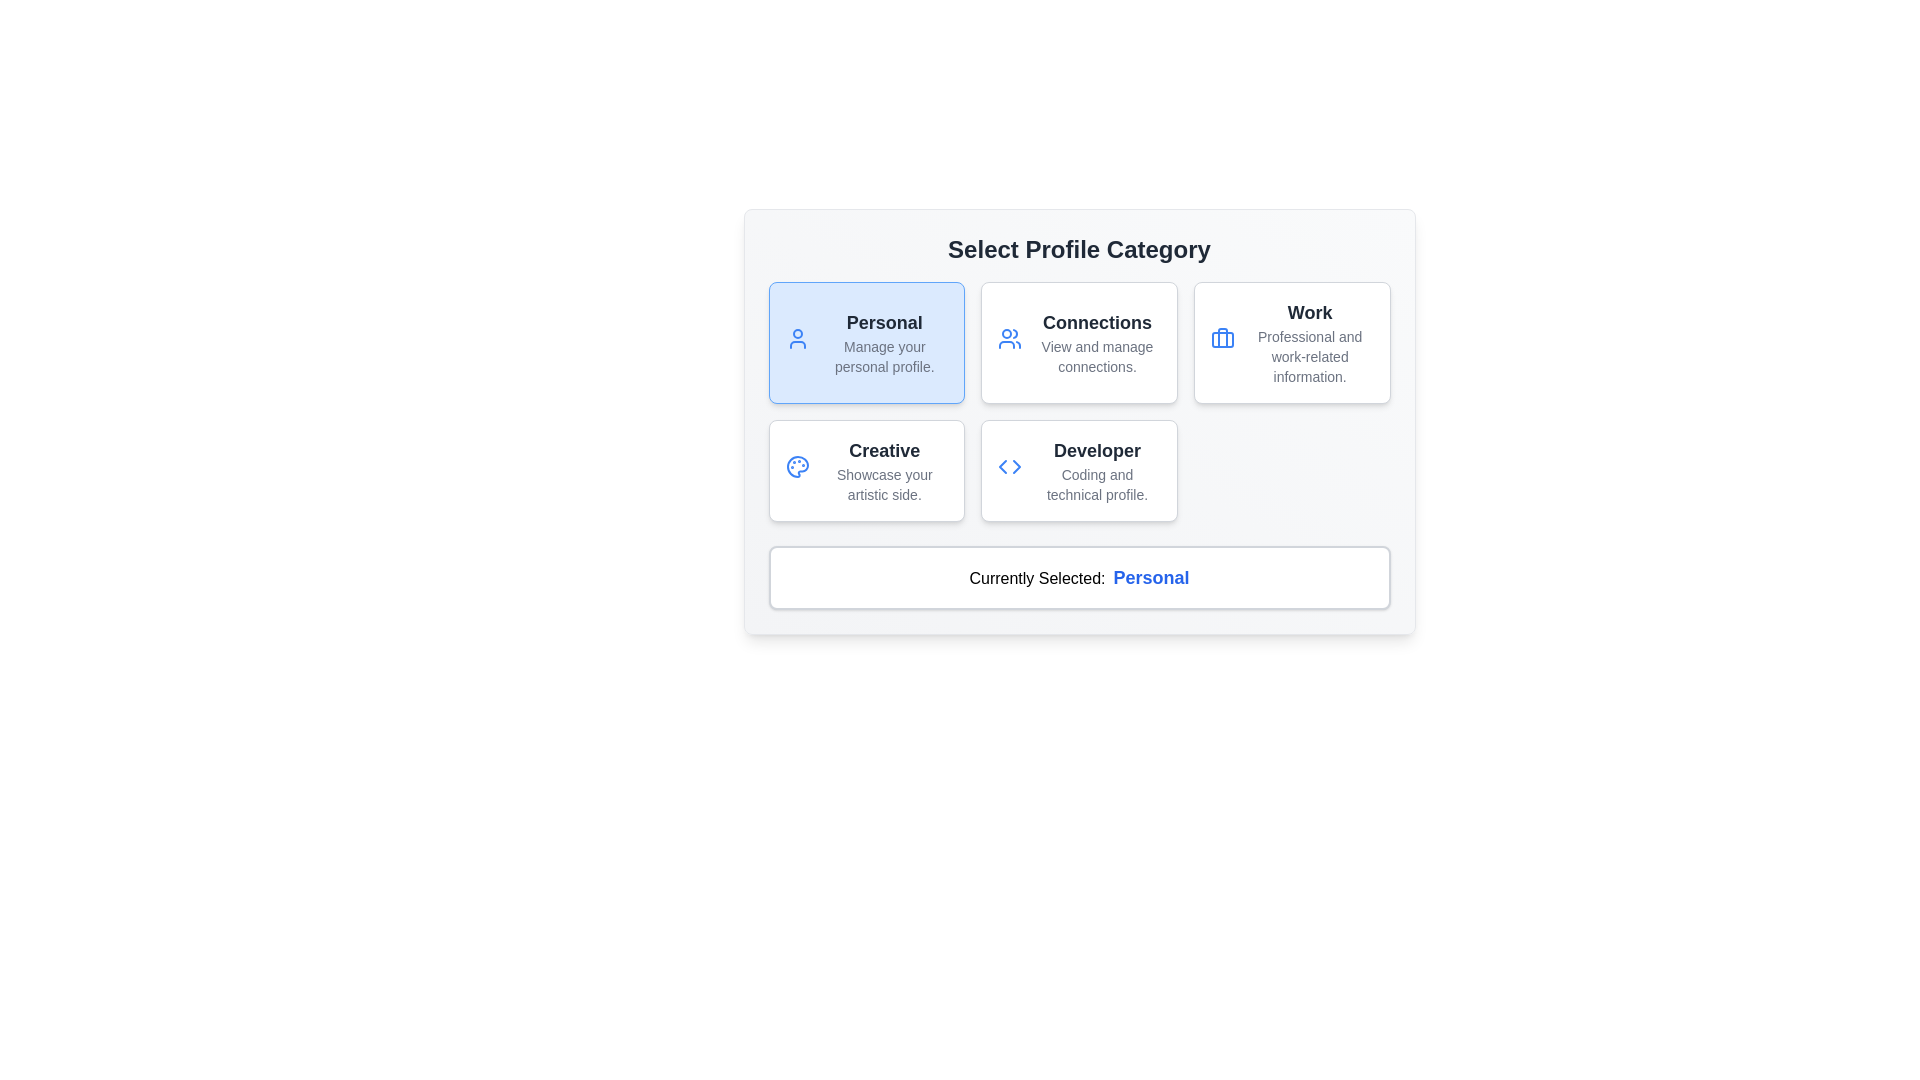  What do you see at coordinates (883, 485) in the screenshot?
I see `the text label 'Showcase your artistic side.' located below the title 'Creative'` at bounding box center [883, 485].